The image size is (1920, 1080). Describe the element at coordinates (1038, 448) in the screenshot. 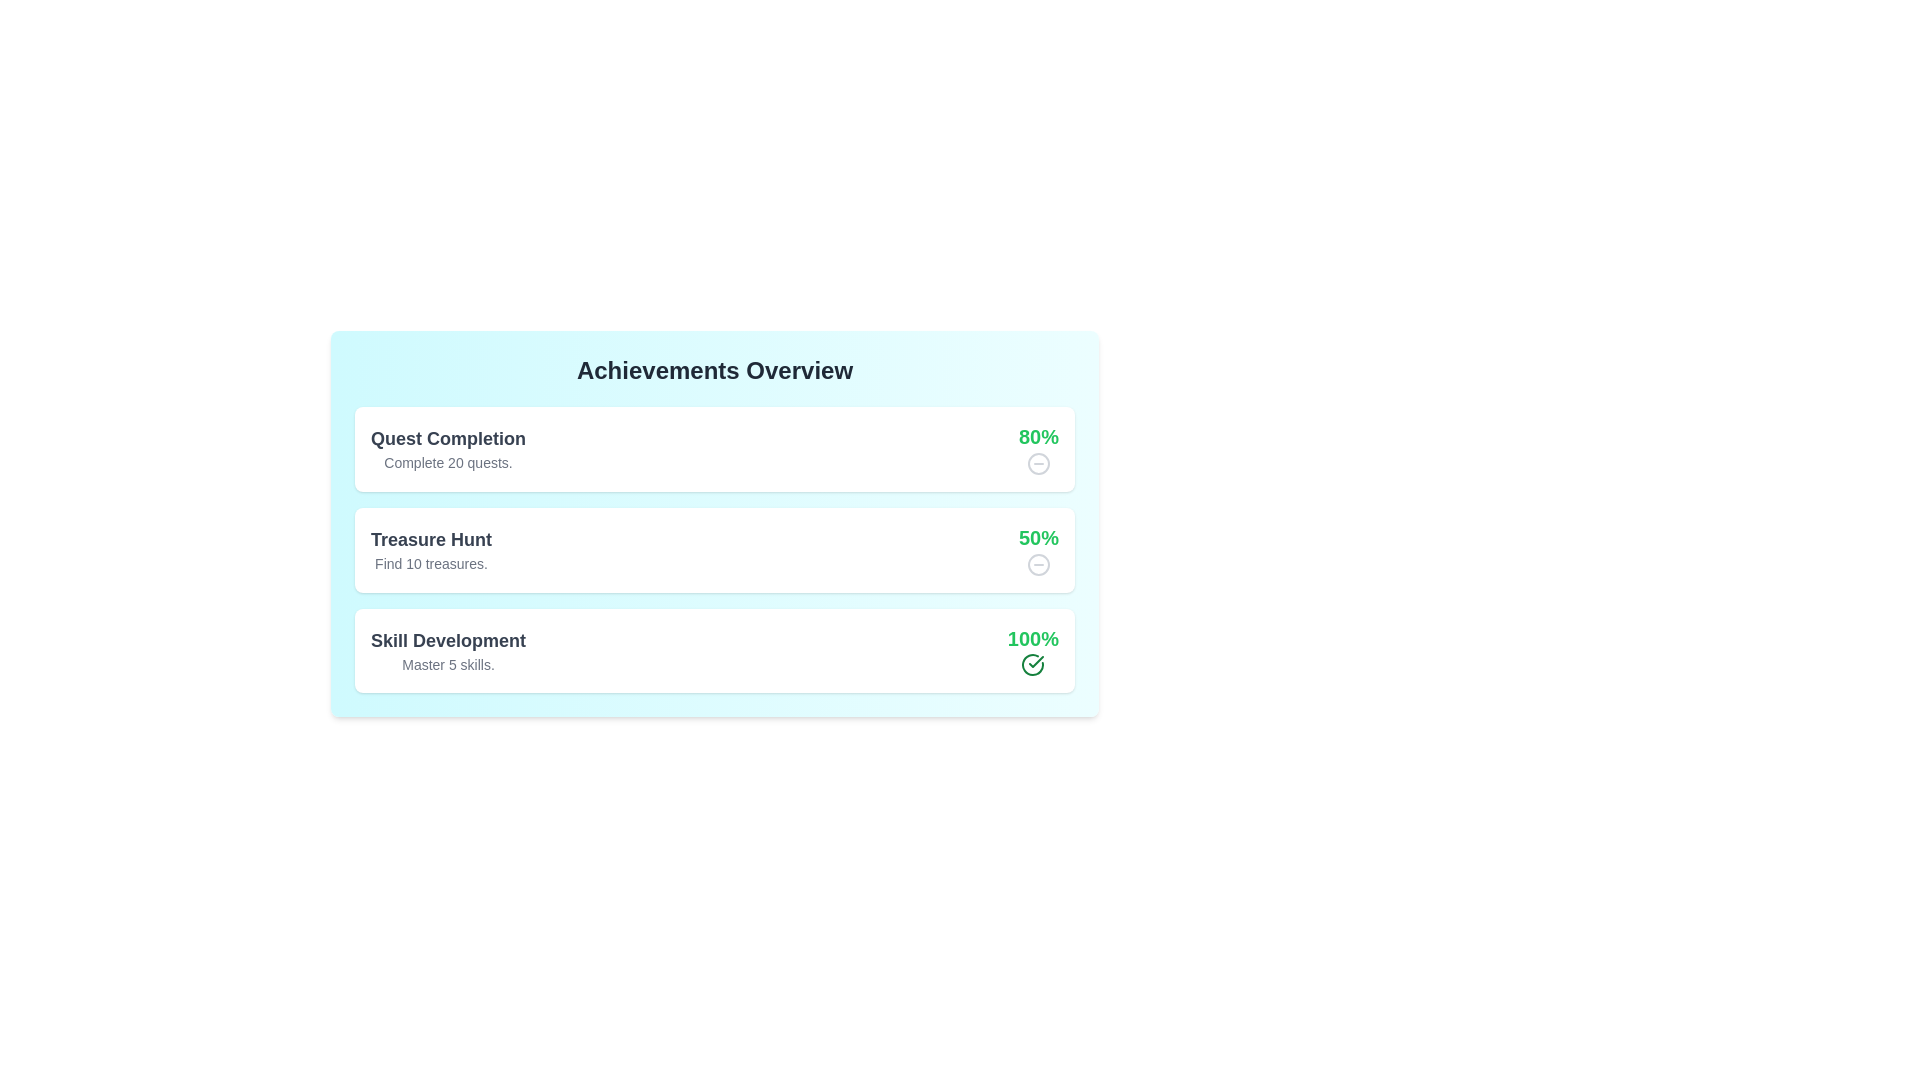

I see `the Statistical indicator for 'Quest Completion' task progress, which shows 80% completed, located in the top-right corner of the 'Achievements Overview' card` at that location.